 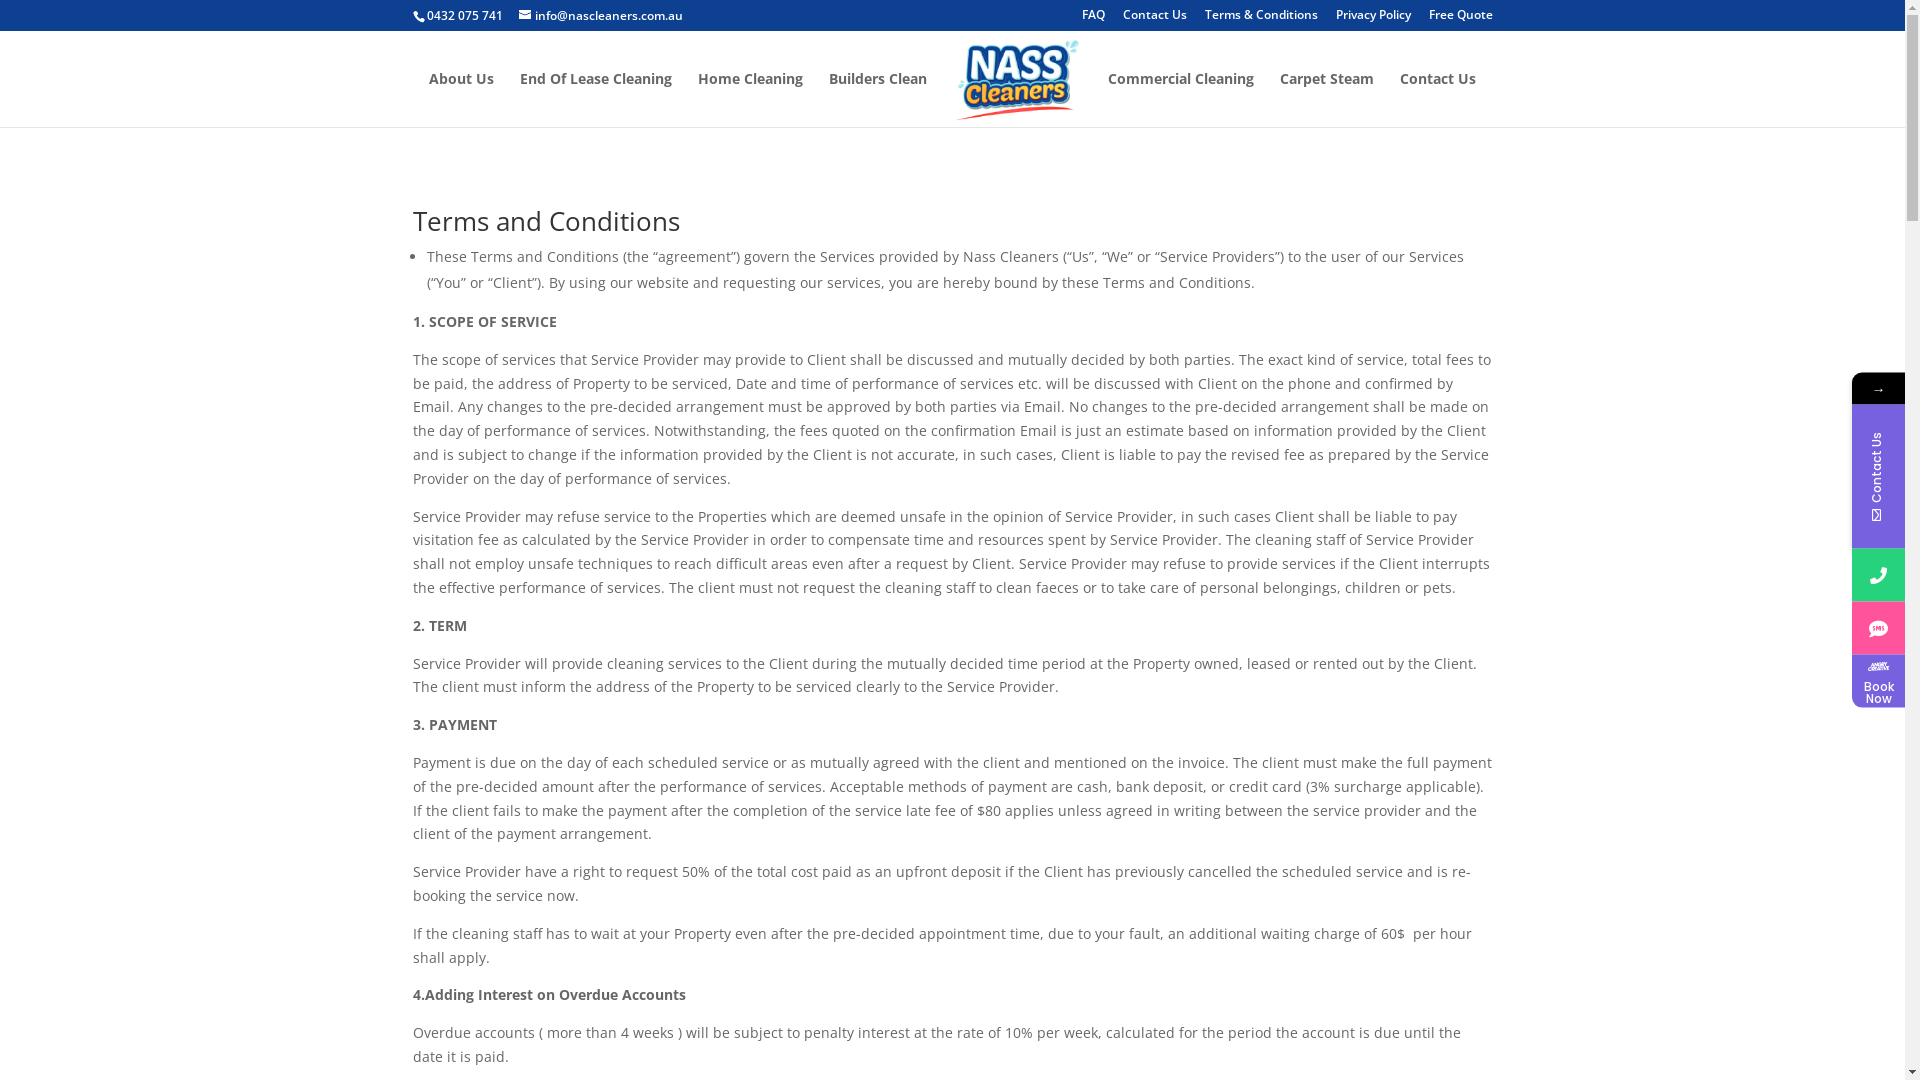 I want to click on 'Free Quote', so click(x=1459, y=19).